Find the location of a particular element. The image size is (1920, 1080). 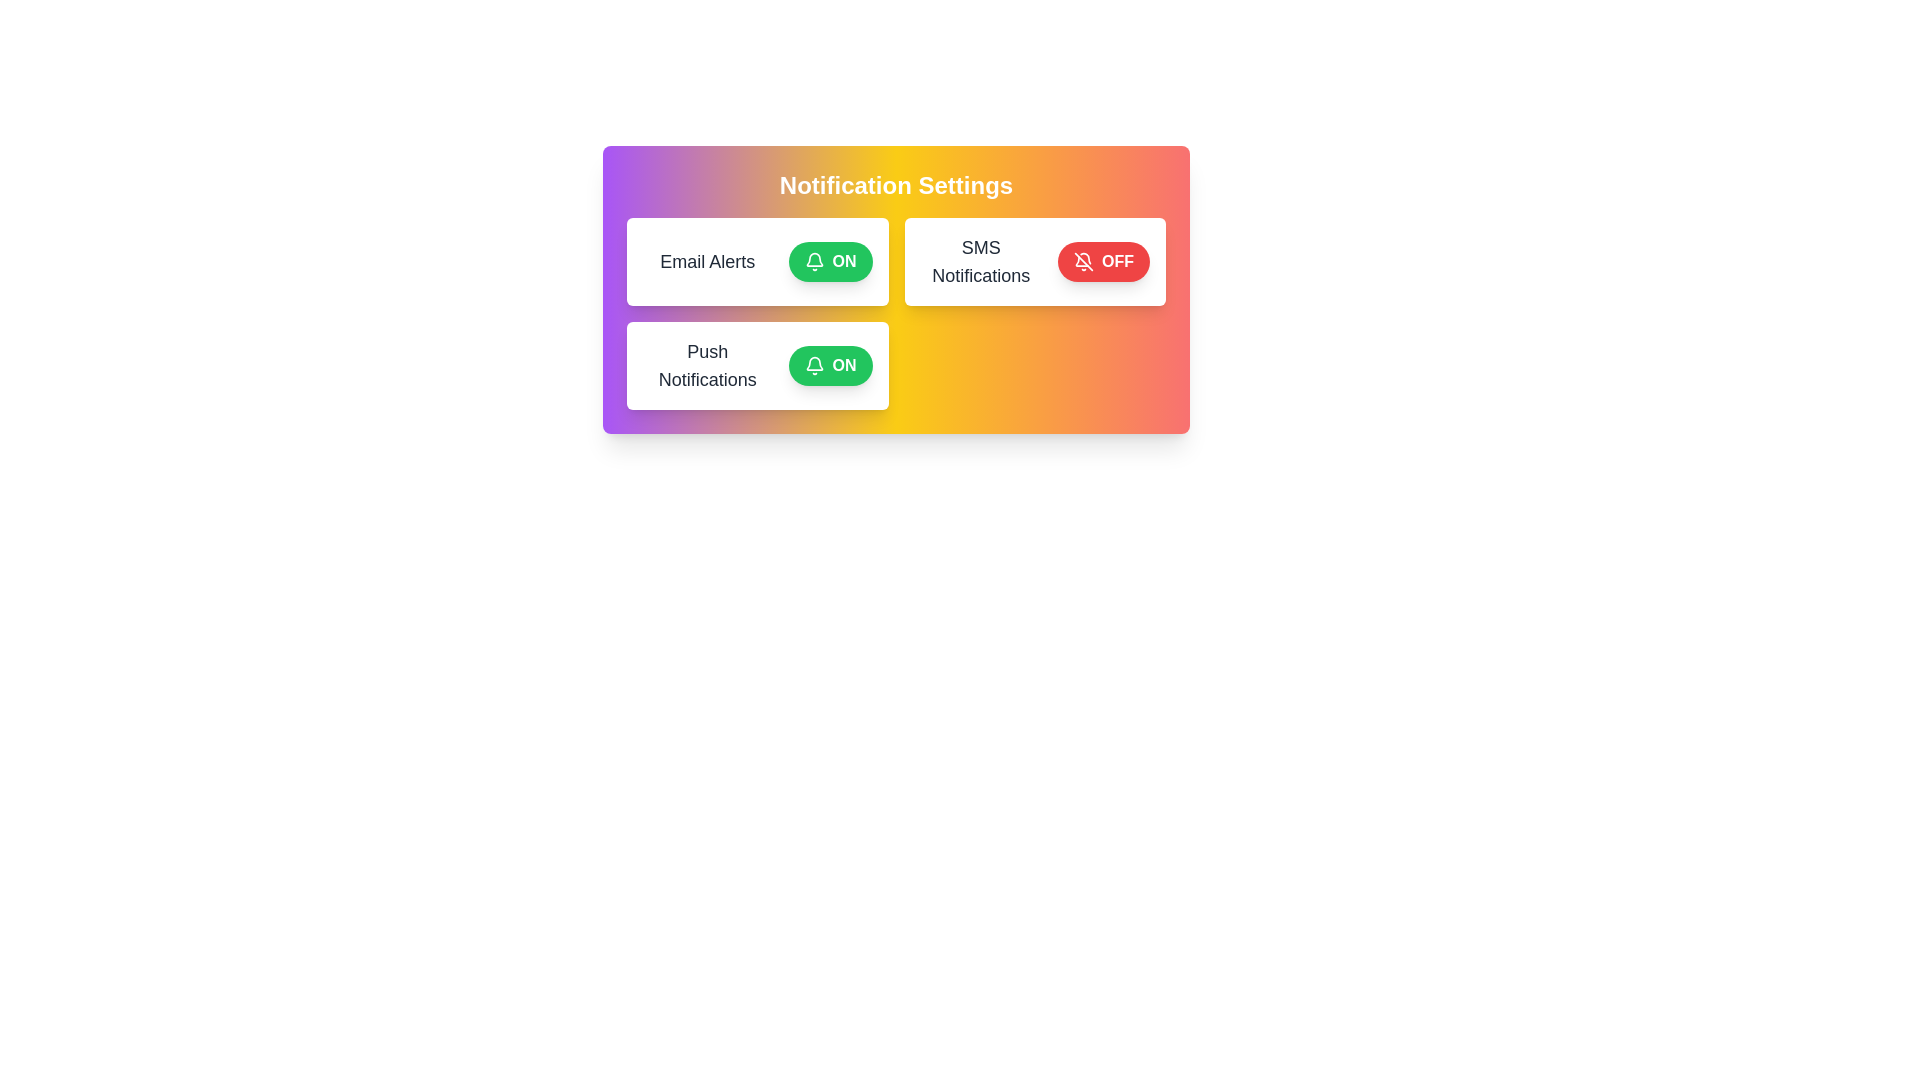

the button corresponding to Email Alerts is located at coordinates (830, 261).